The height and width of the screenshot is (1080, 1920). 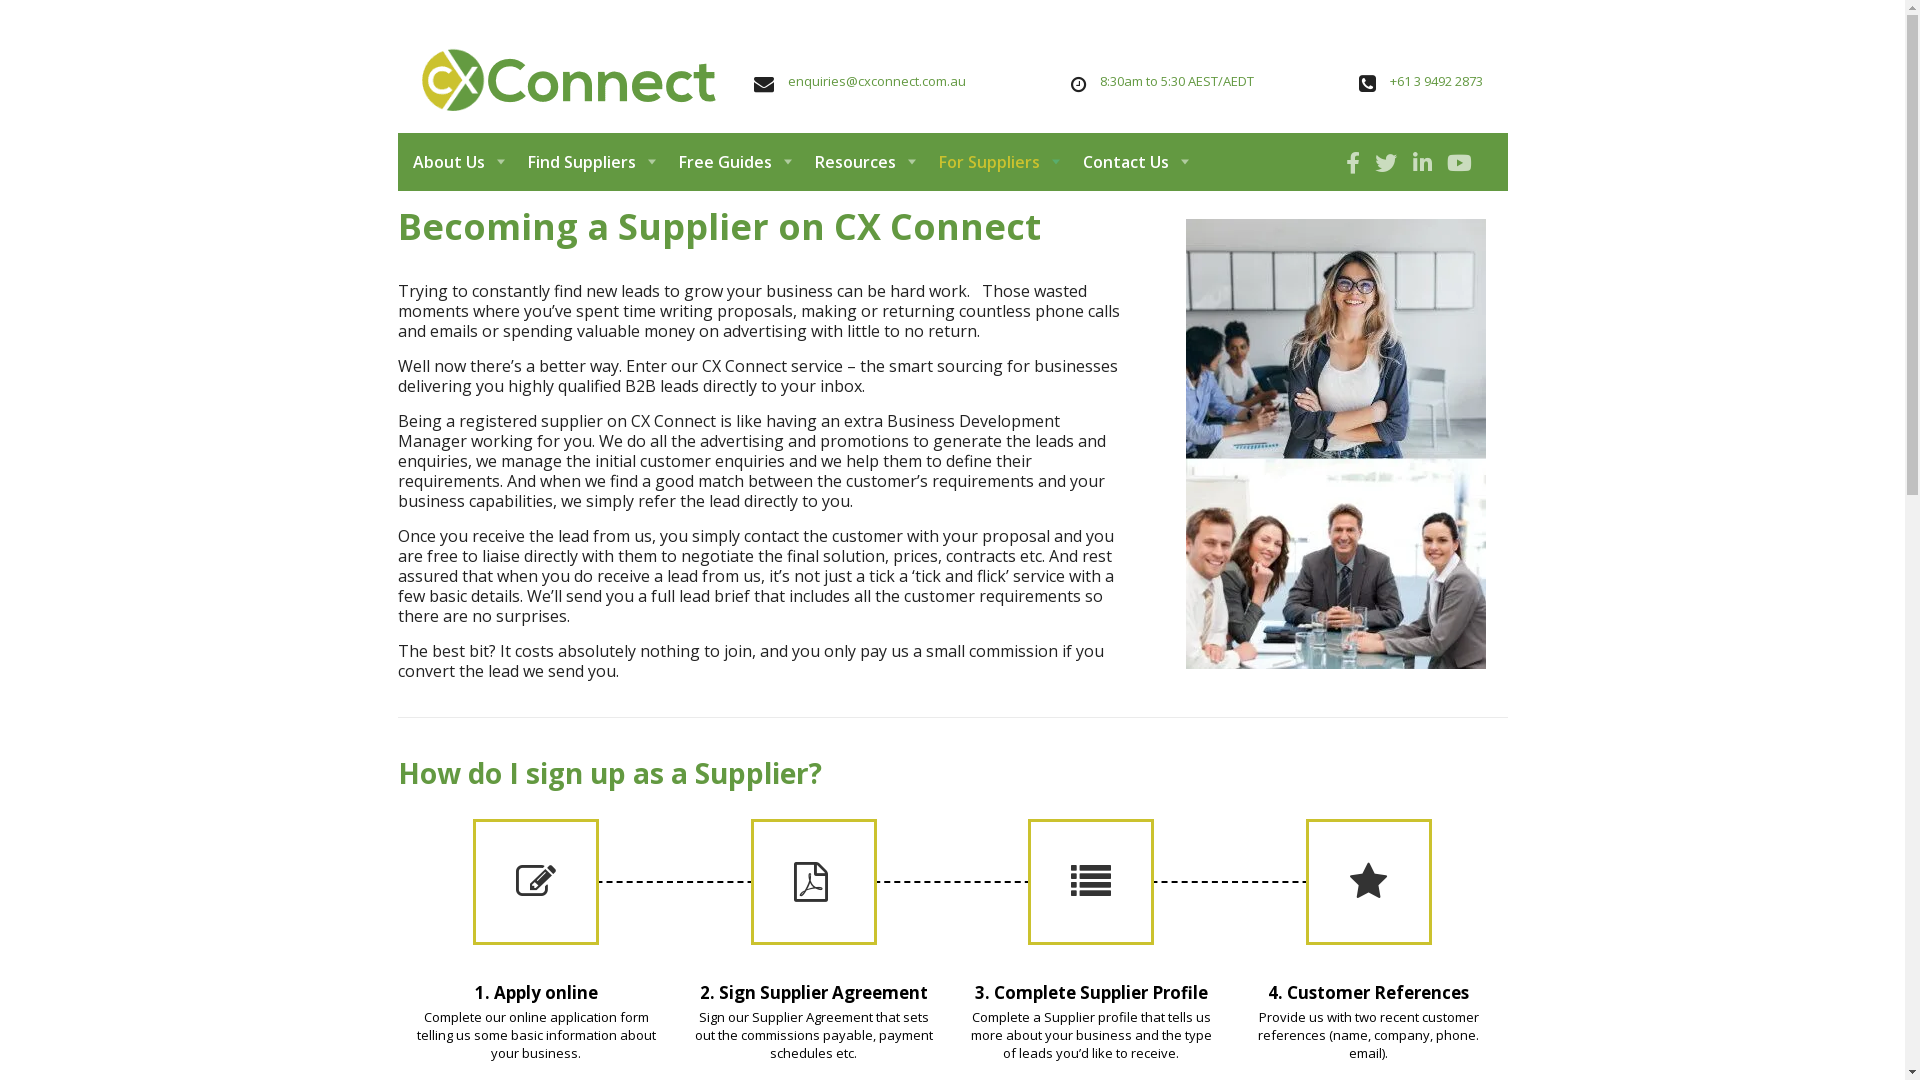 I want to click on ' ', so click(x=1387, y=160).